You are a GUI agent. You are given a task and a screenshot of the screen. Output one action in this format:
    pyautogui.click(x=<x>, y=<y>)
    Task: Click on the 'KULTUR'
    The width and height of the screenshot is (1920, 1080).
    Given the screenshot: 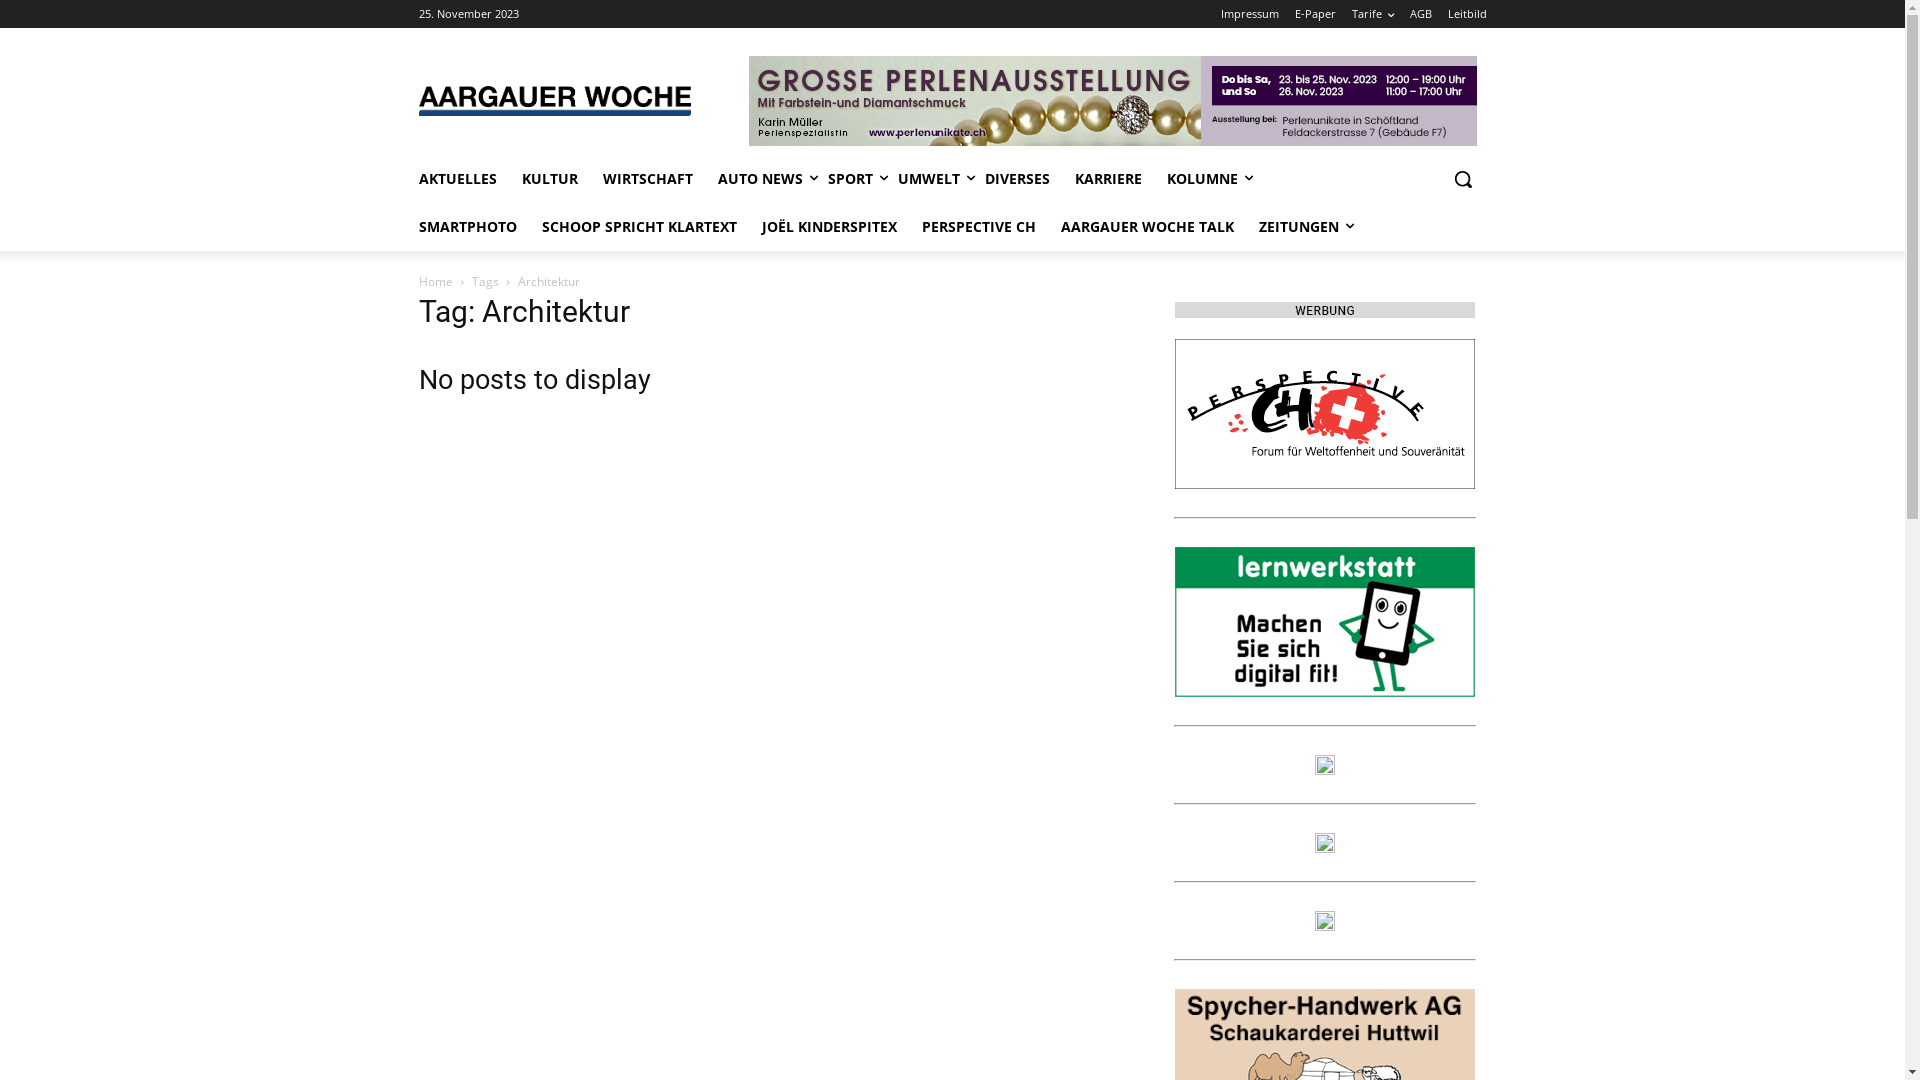 What is the action you would take?
    pyautogui.click(x=550, y=177)
    